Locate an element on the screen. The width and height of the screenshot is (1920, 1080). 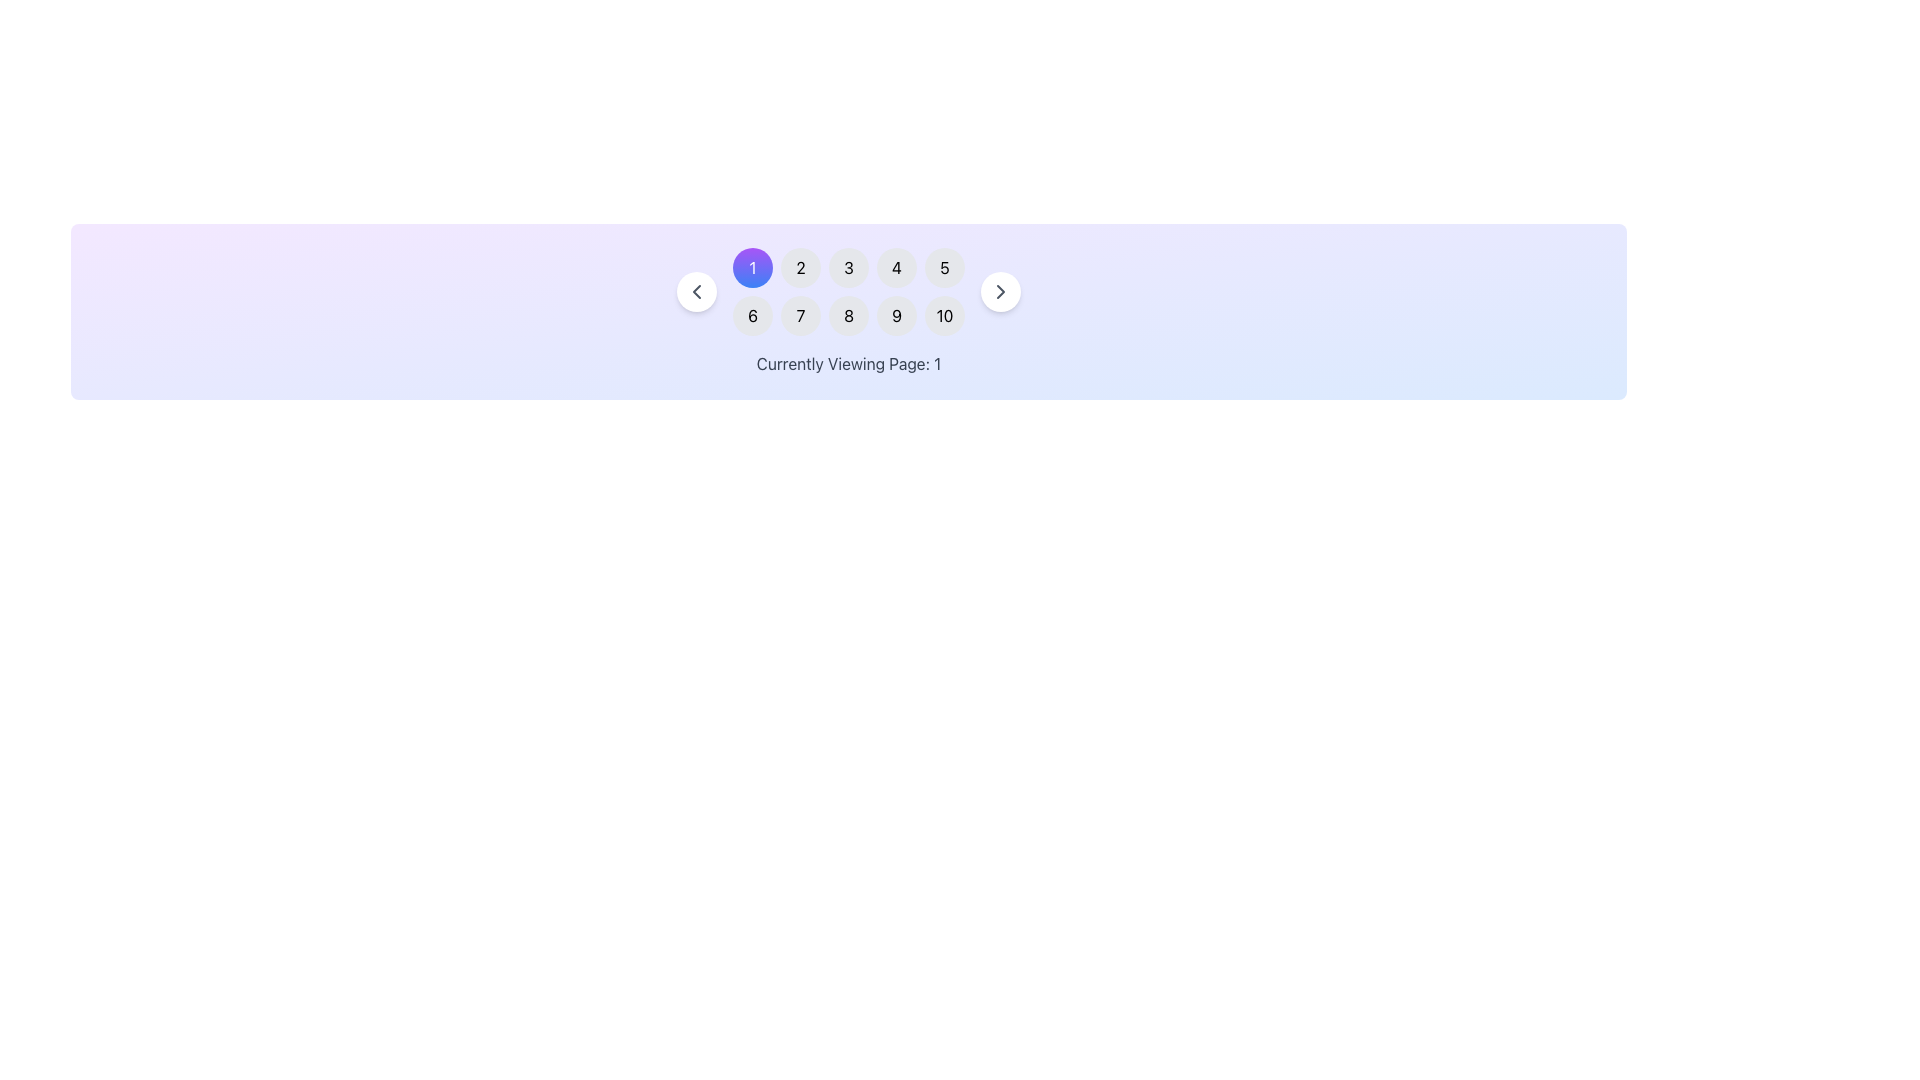
the circular button with a gray background and white text reading '8' is located at coordinates (849, 315).